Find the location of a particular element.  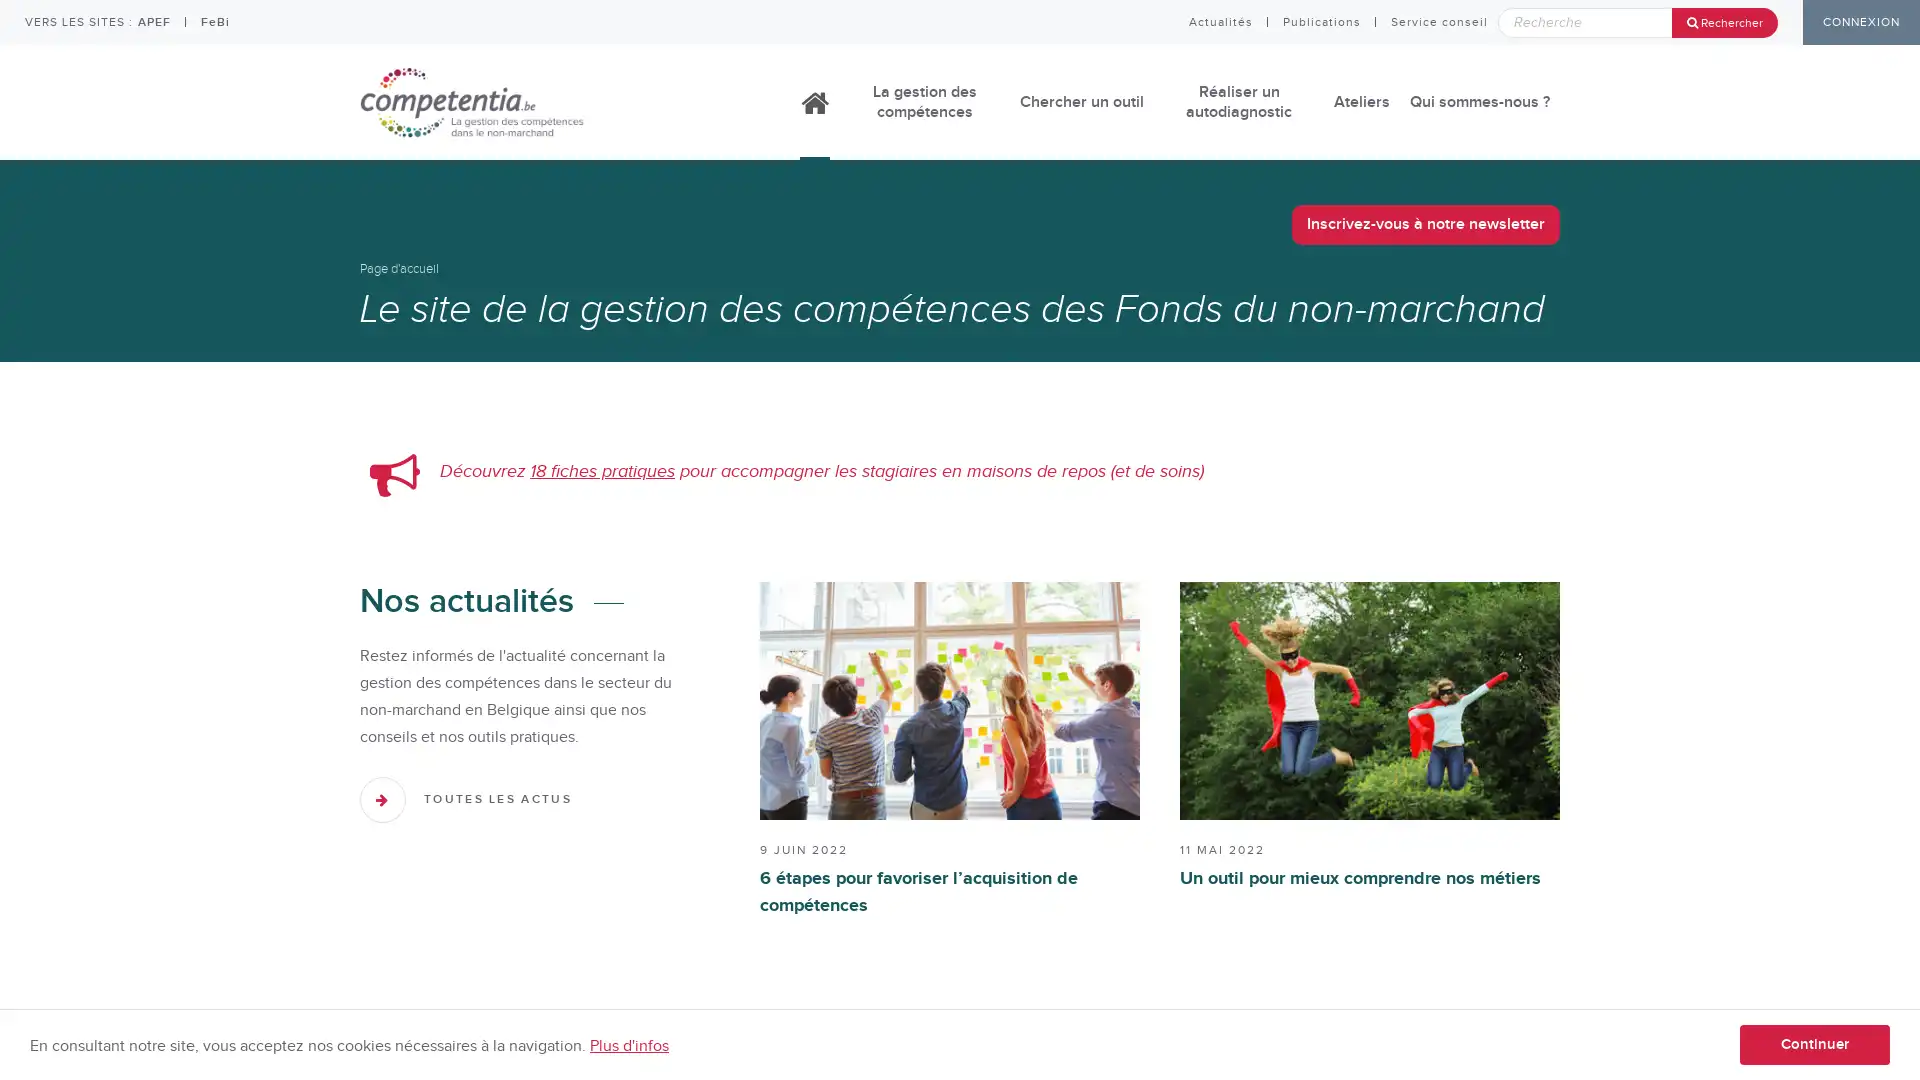

Rechercher is located at coordinates (1723, 22).